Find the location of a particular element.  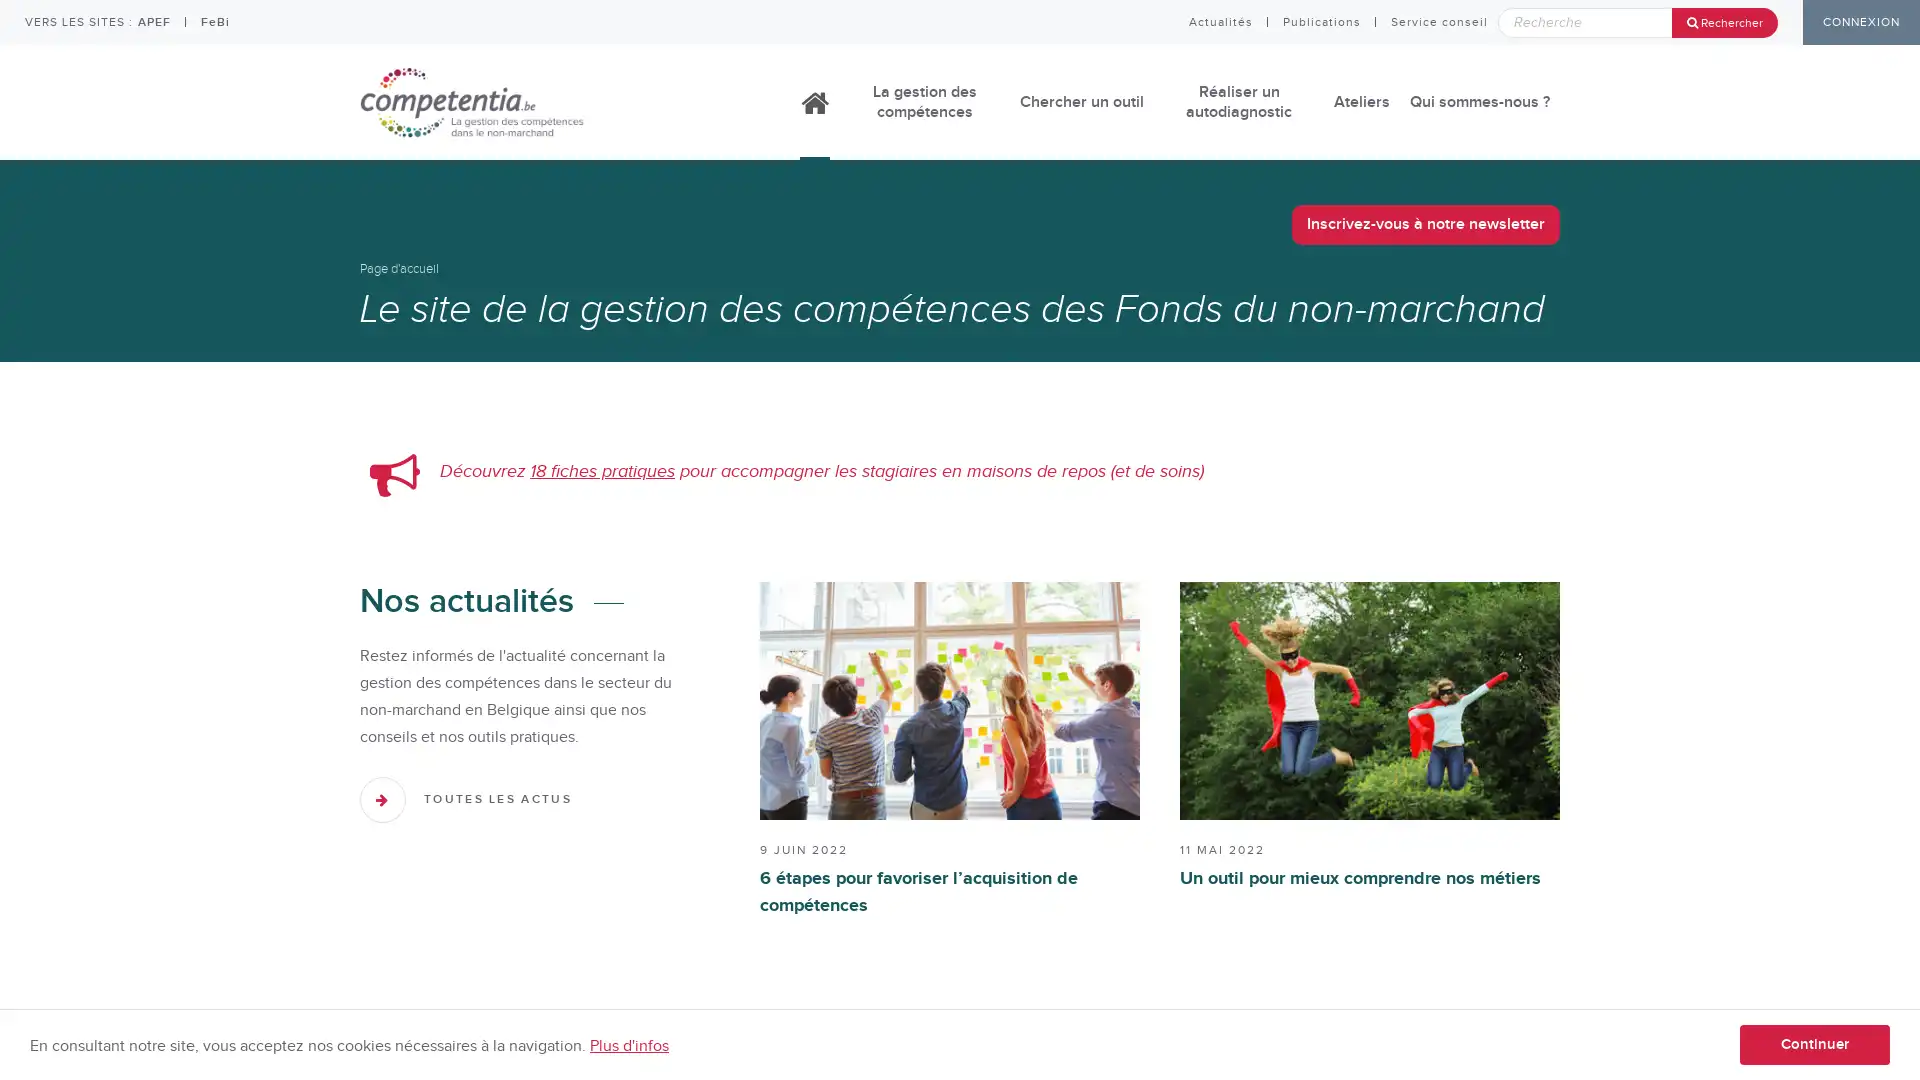

Rechercher is located at coordinates (1723, 22).